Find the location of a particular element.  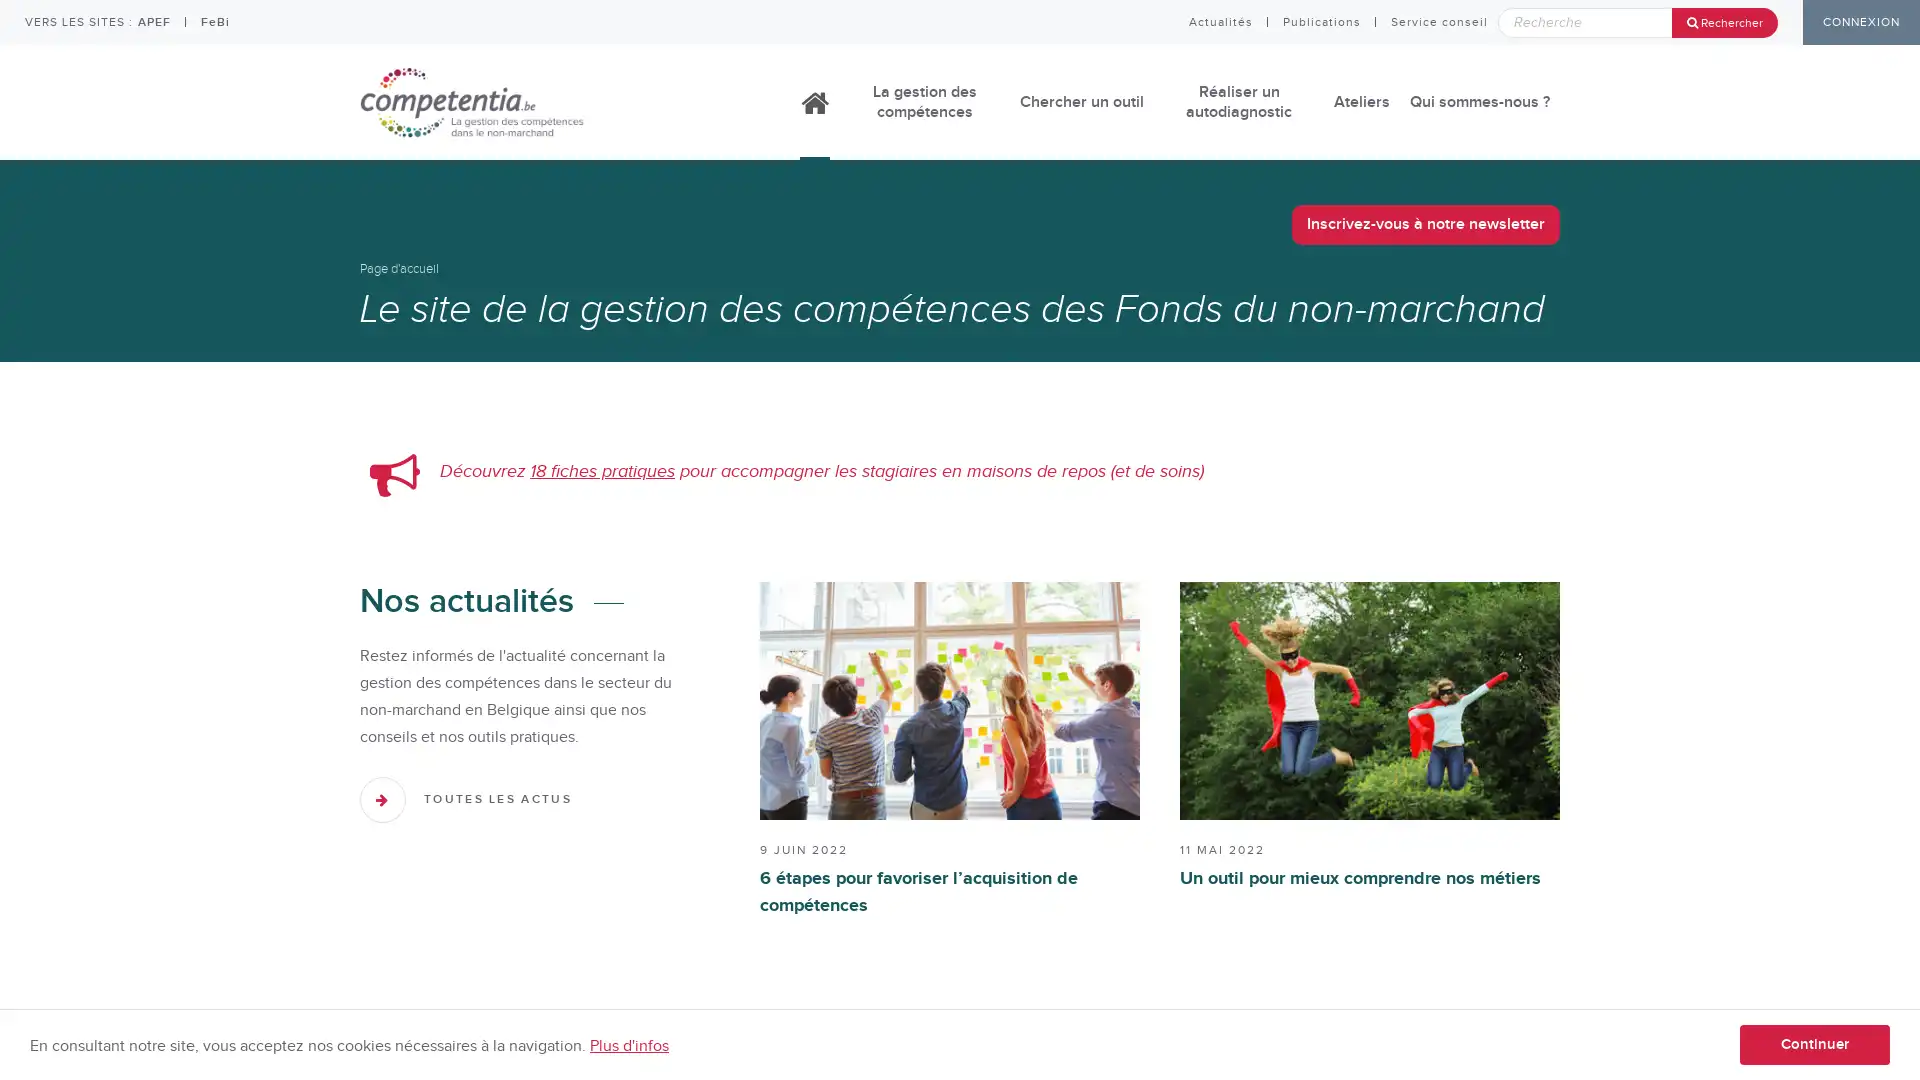

Rechercher is located at coordinates (1723, 22).